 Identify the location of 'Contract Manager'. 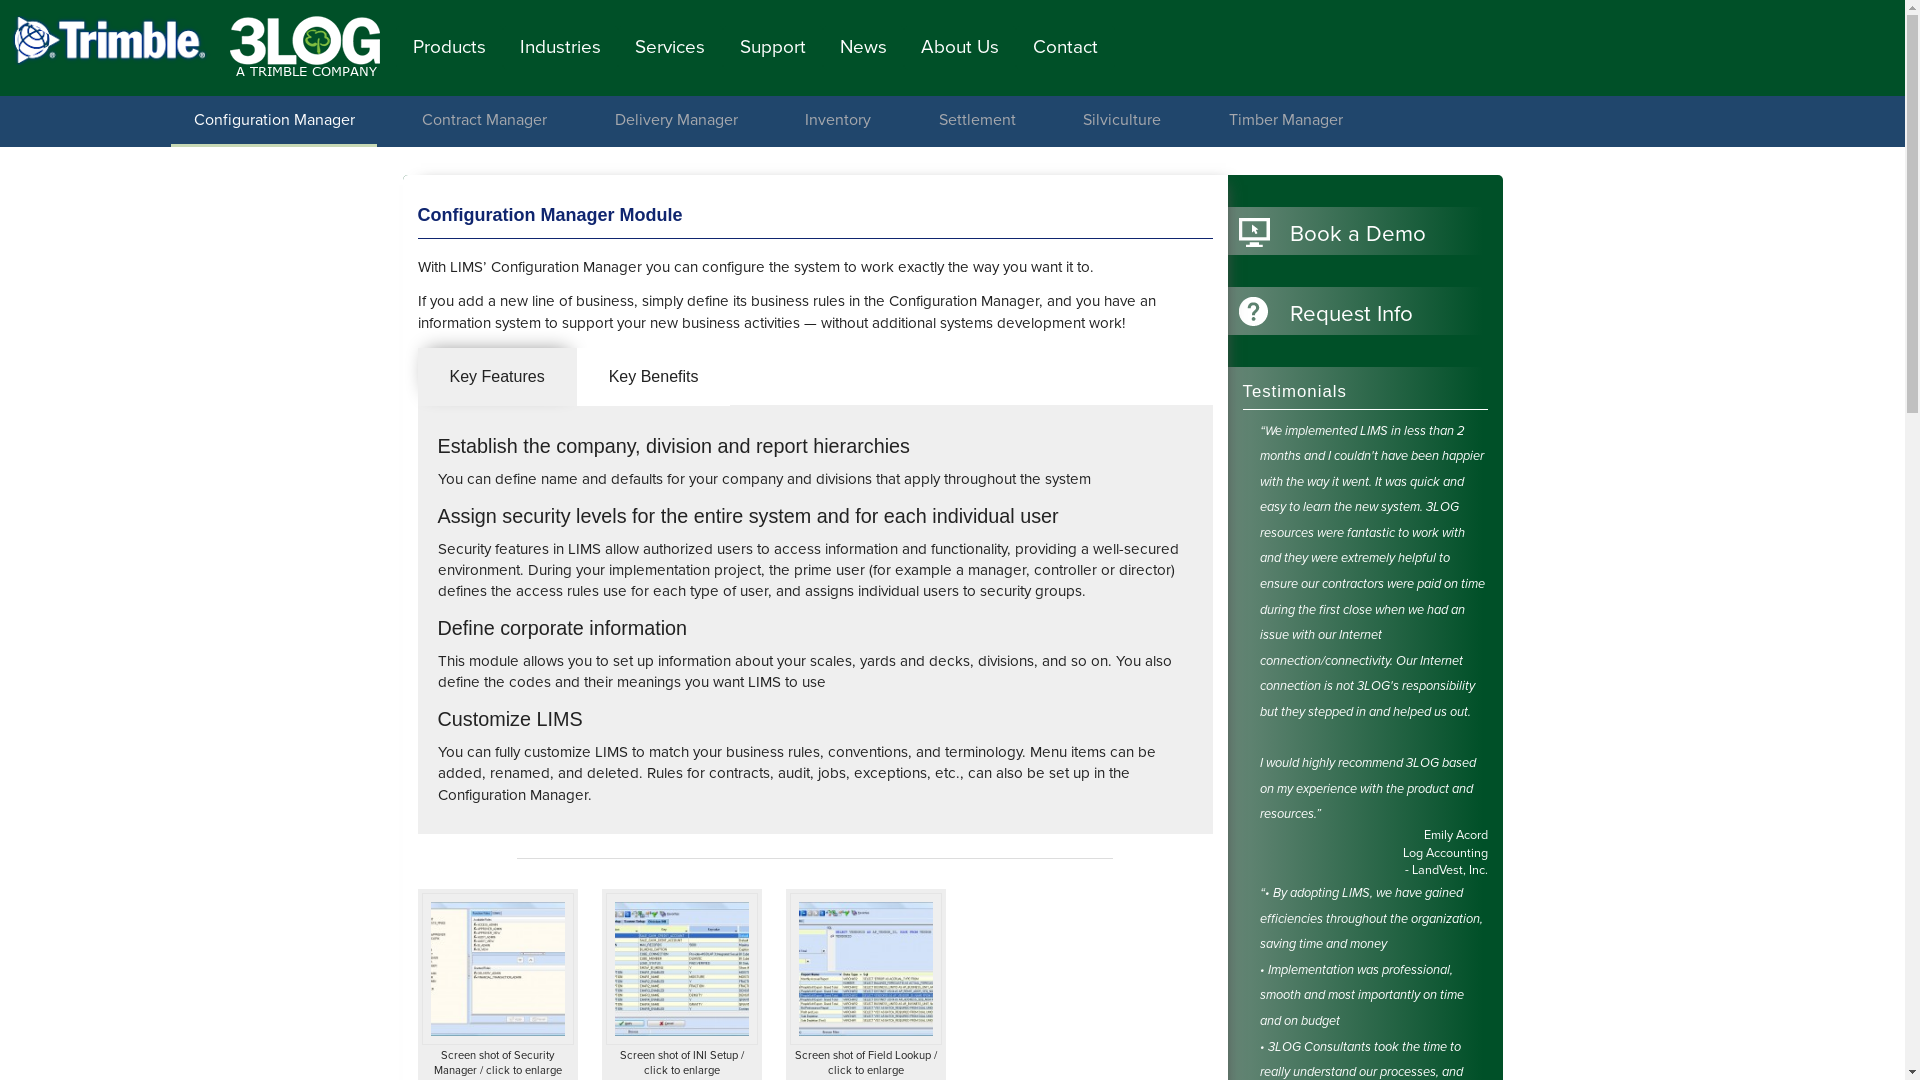
(484, 119).